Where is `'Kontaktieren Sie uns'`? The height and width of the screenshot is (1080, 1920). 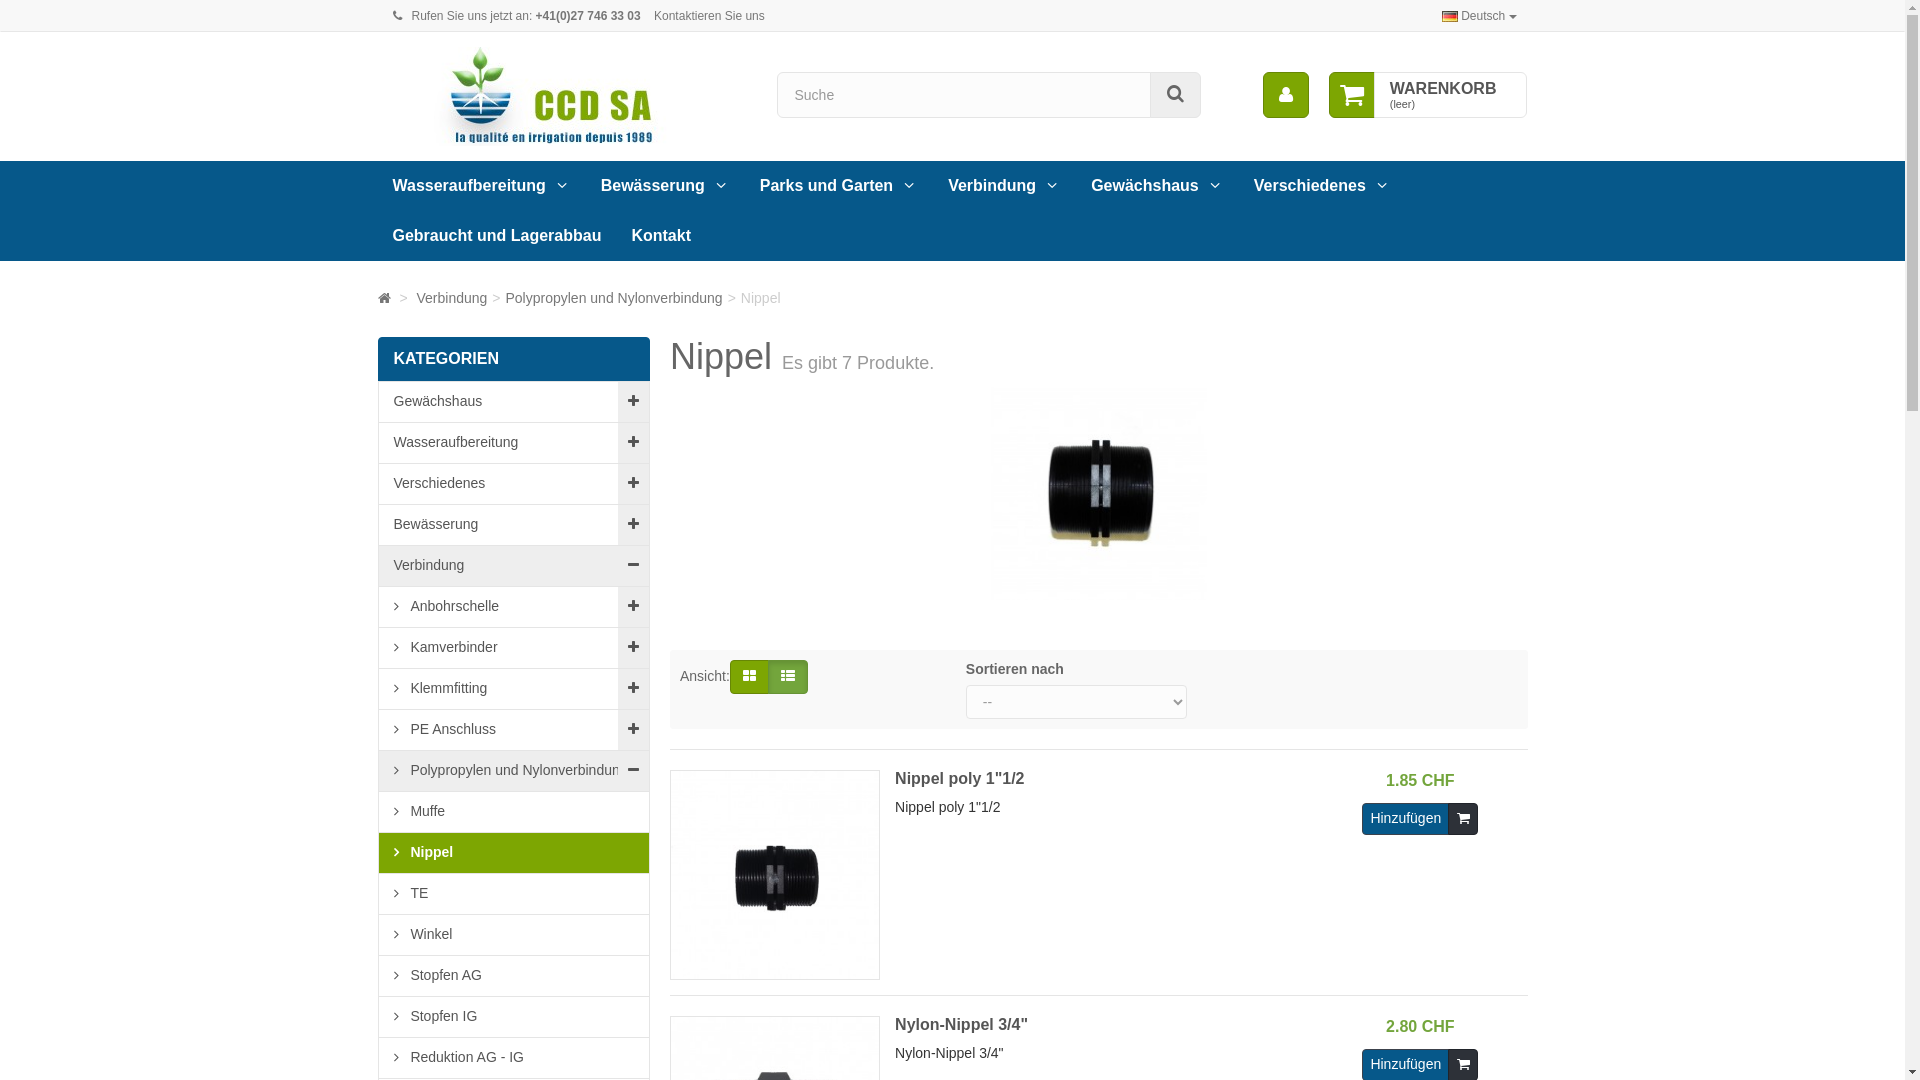 'Kontaktieren Sie uns' is located at coordinates (709, 15).